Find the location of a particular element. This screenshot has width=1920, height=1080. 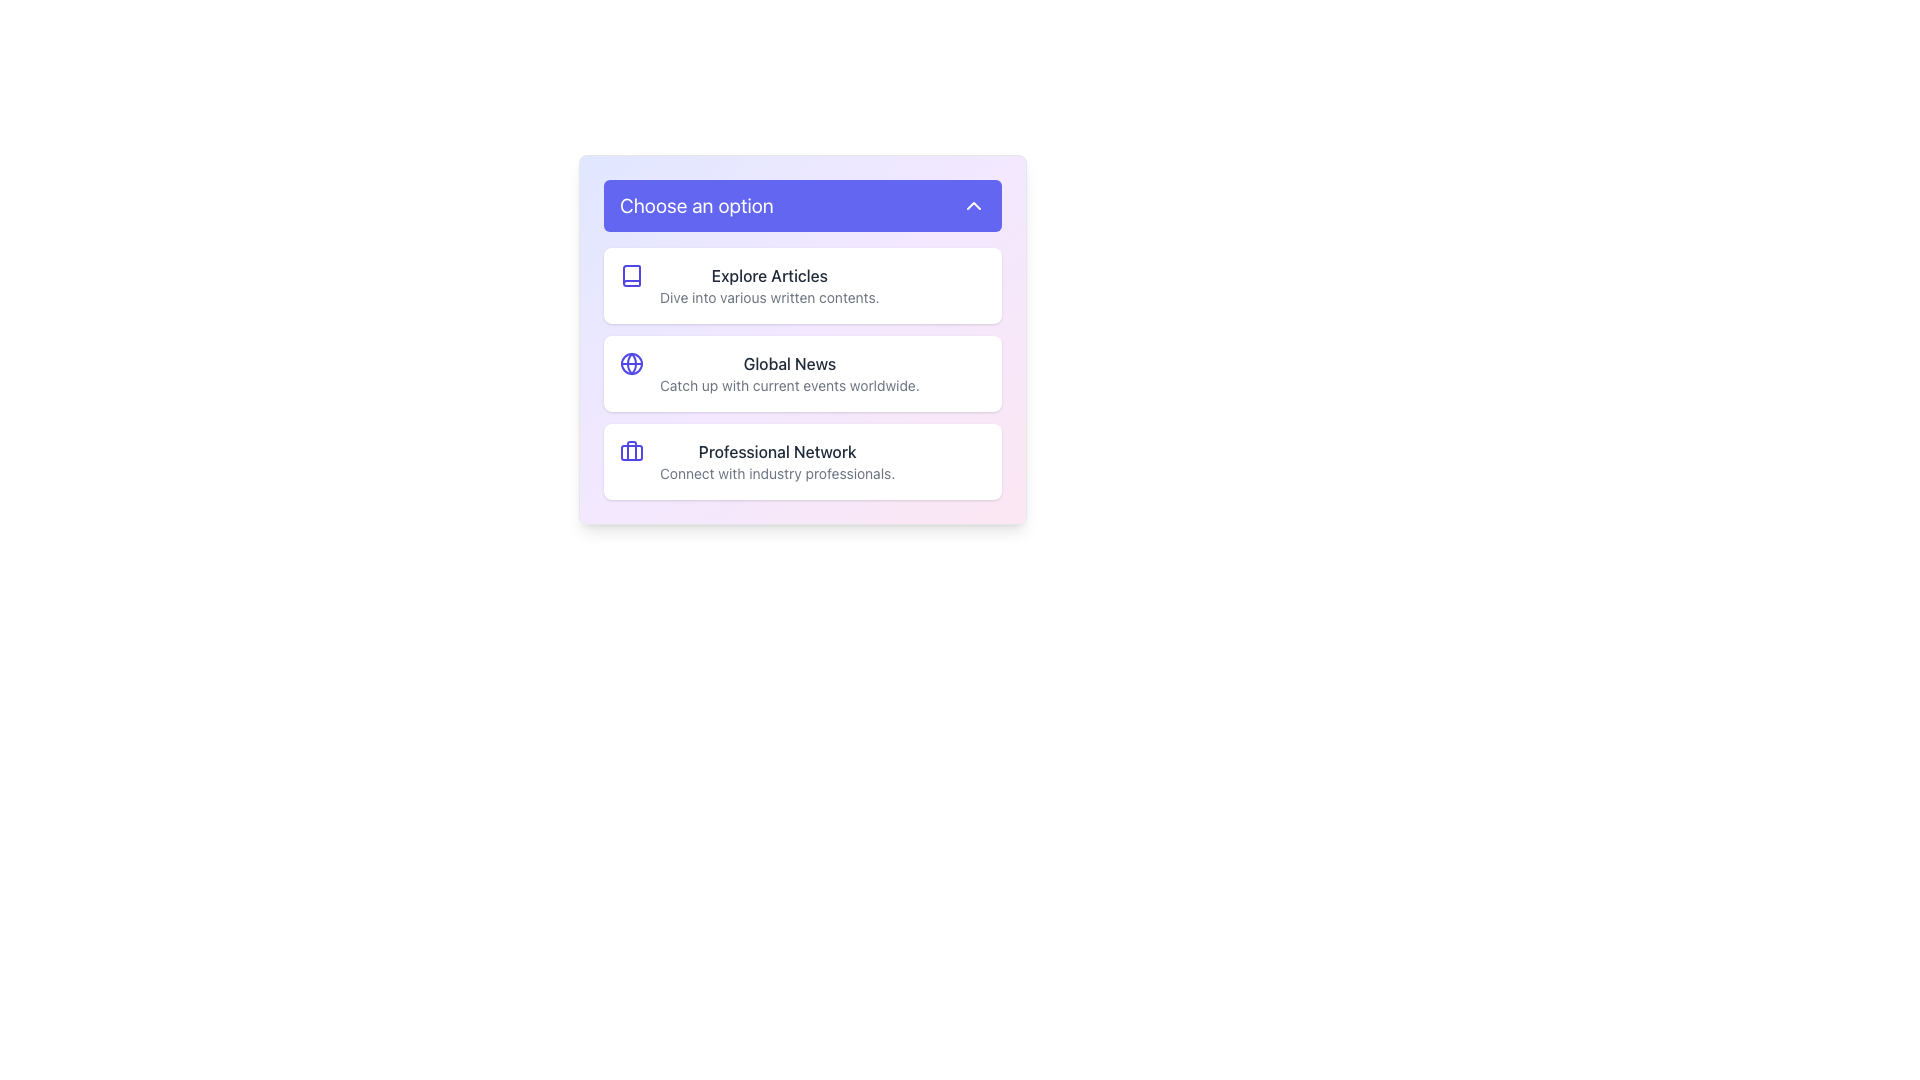

the global news and current events button, which is the second option in a vertically stacked list of three options, located between 'Explore Articles' and 'Professional Network' is located at coordinates (802, 374).